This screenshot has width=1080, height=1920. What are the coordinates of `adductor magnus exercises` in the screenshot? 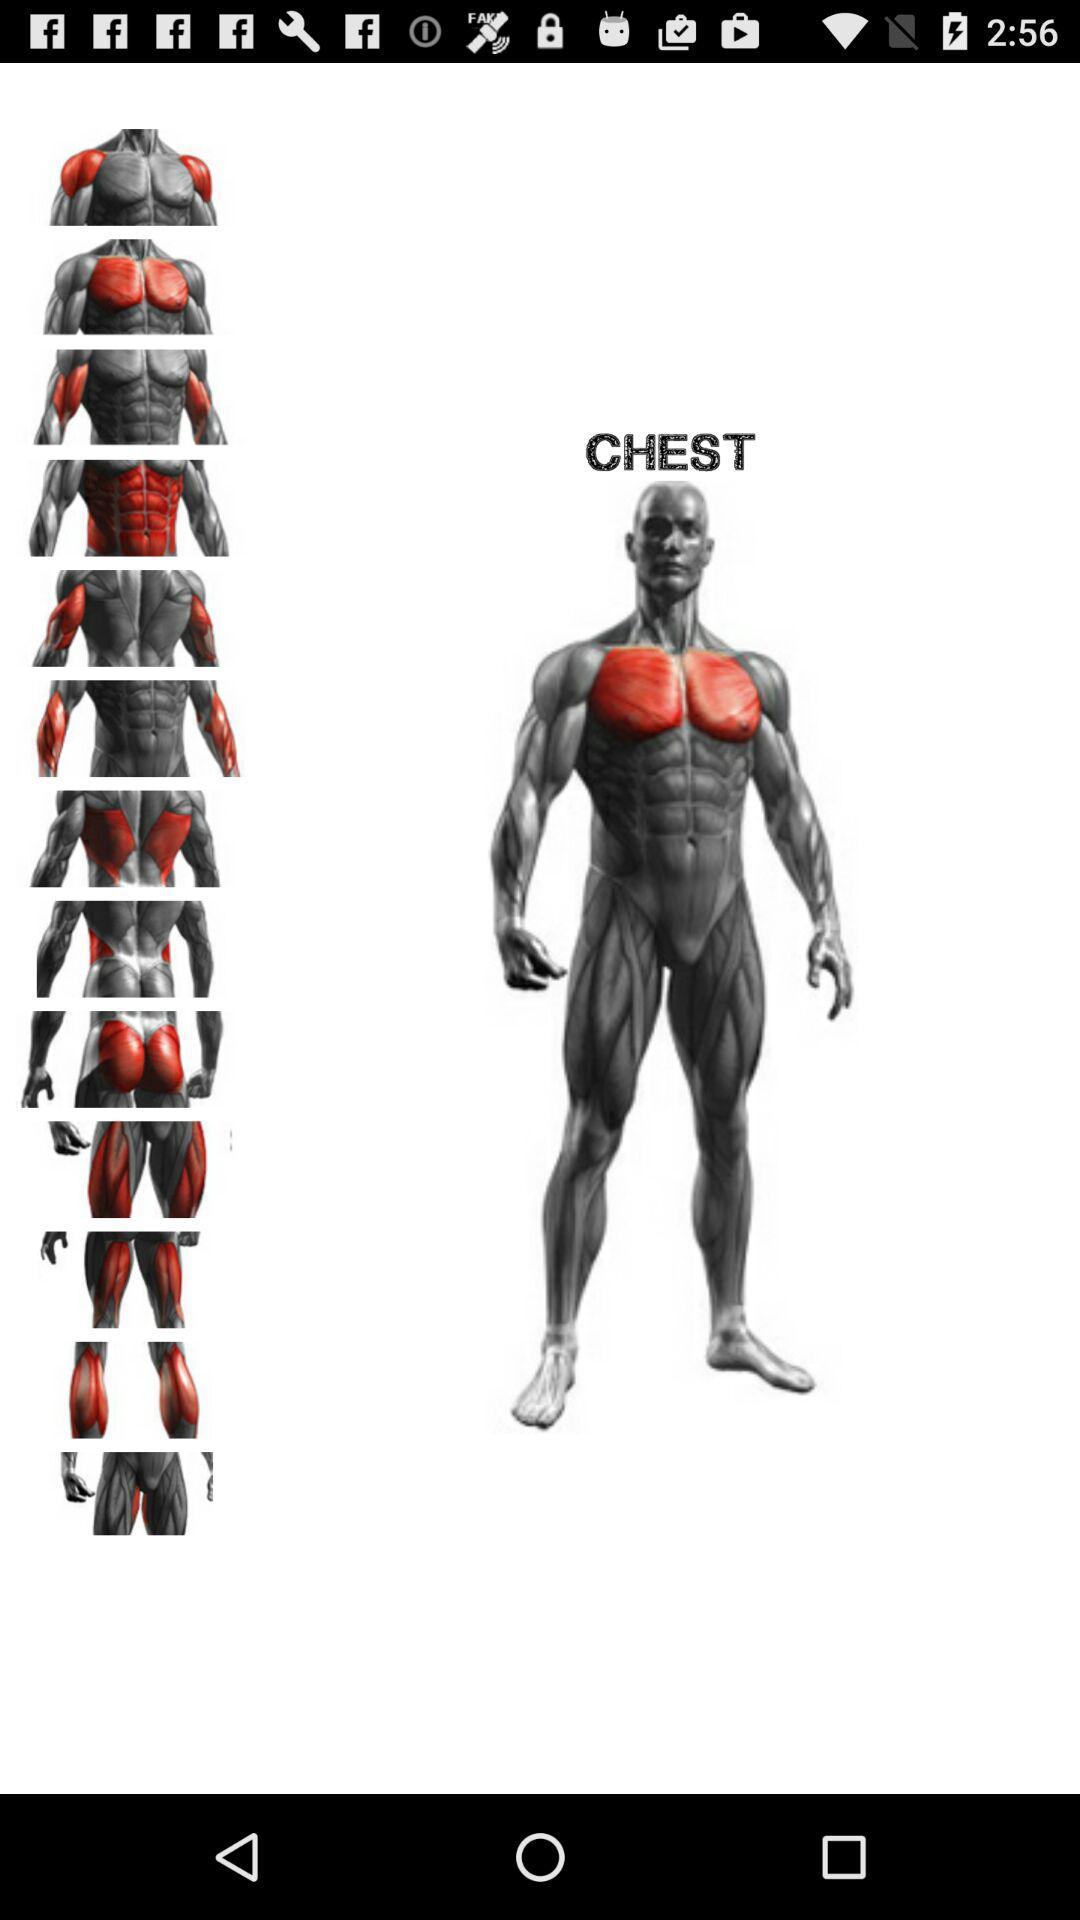 It's located at (131, 1493).